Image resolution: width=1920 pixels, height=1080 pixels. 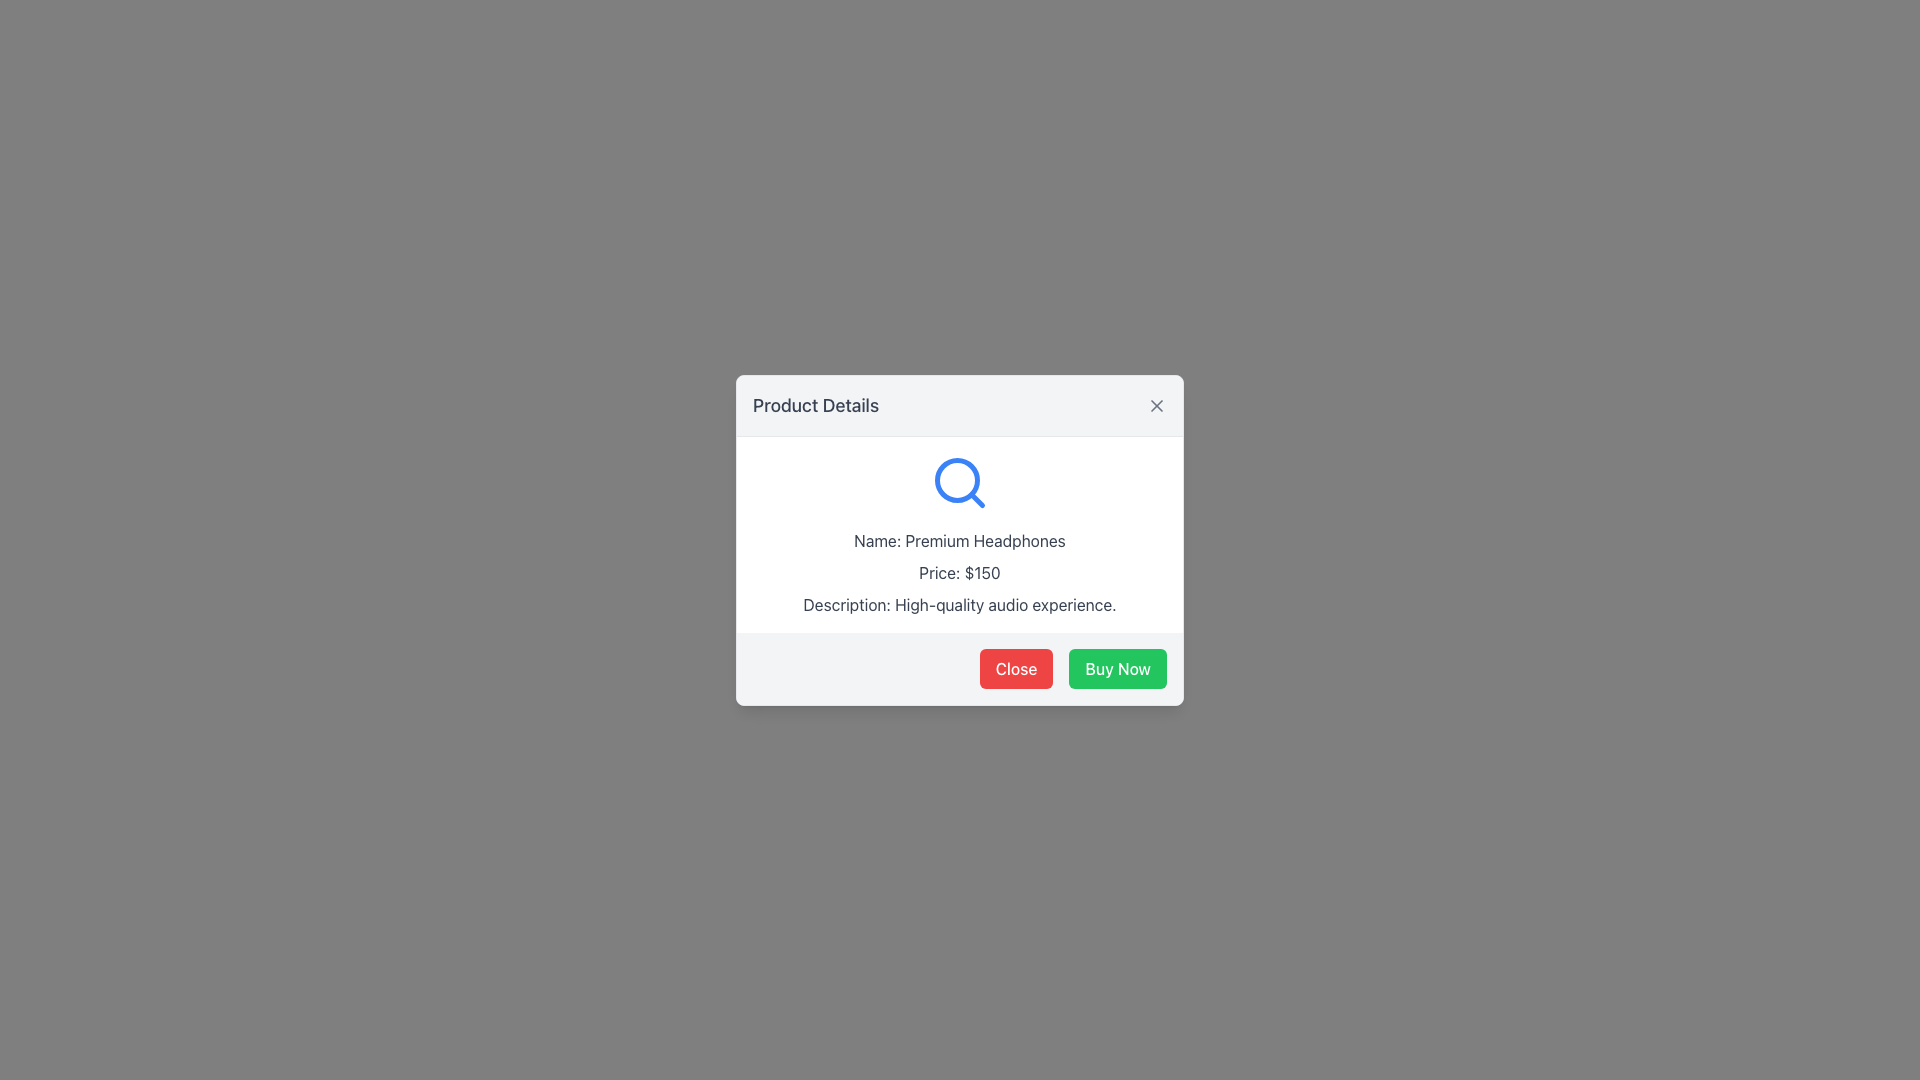 I want to click on the 'Close' button located at the top-right corner of the 'Product Details' modal, so click(x=1156, y=405).